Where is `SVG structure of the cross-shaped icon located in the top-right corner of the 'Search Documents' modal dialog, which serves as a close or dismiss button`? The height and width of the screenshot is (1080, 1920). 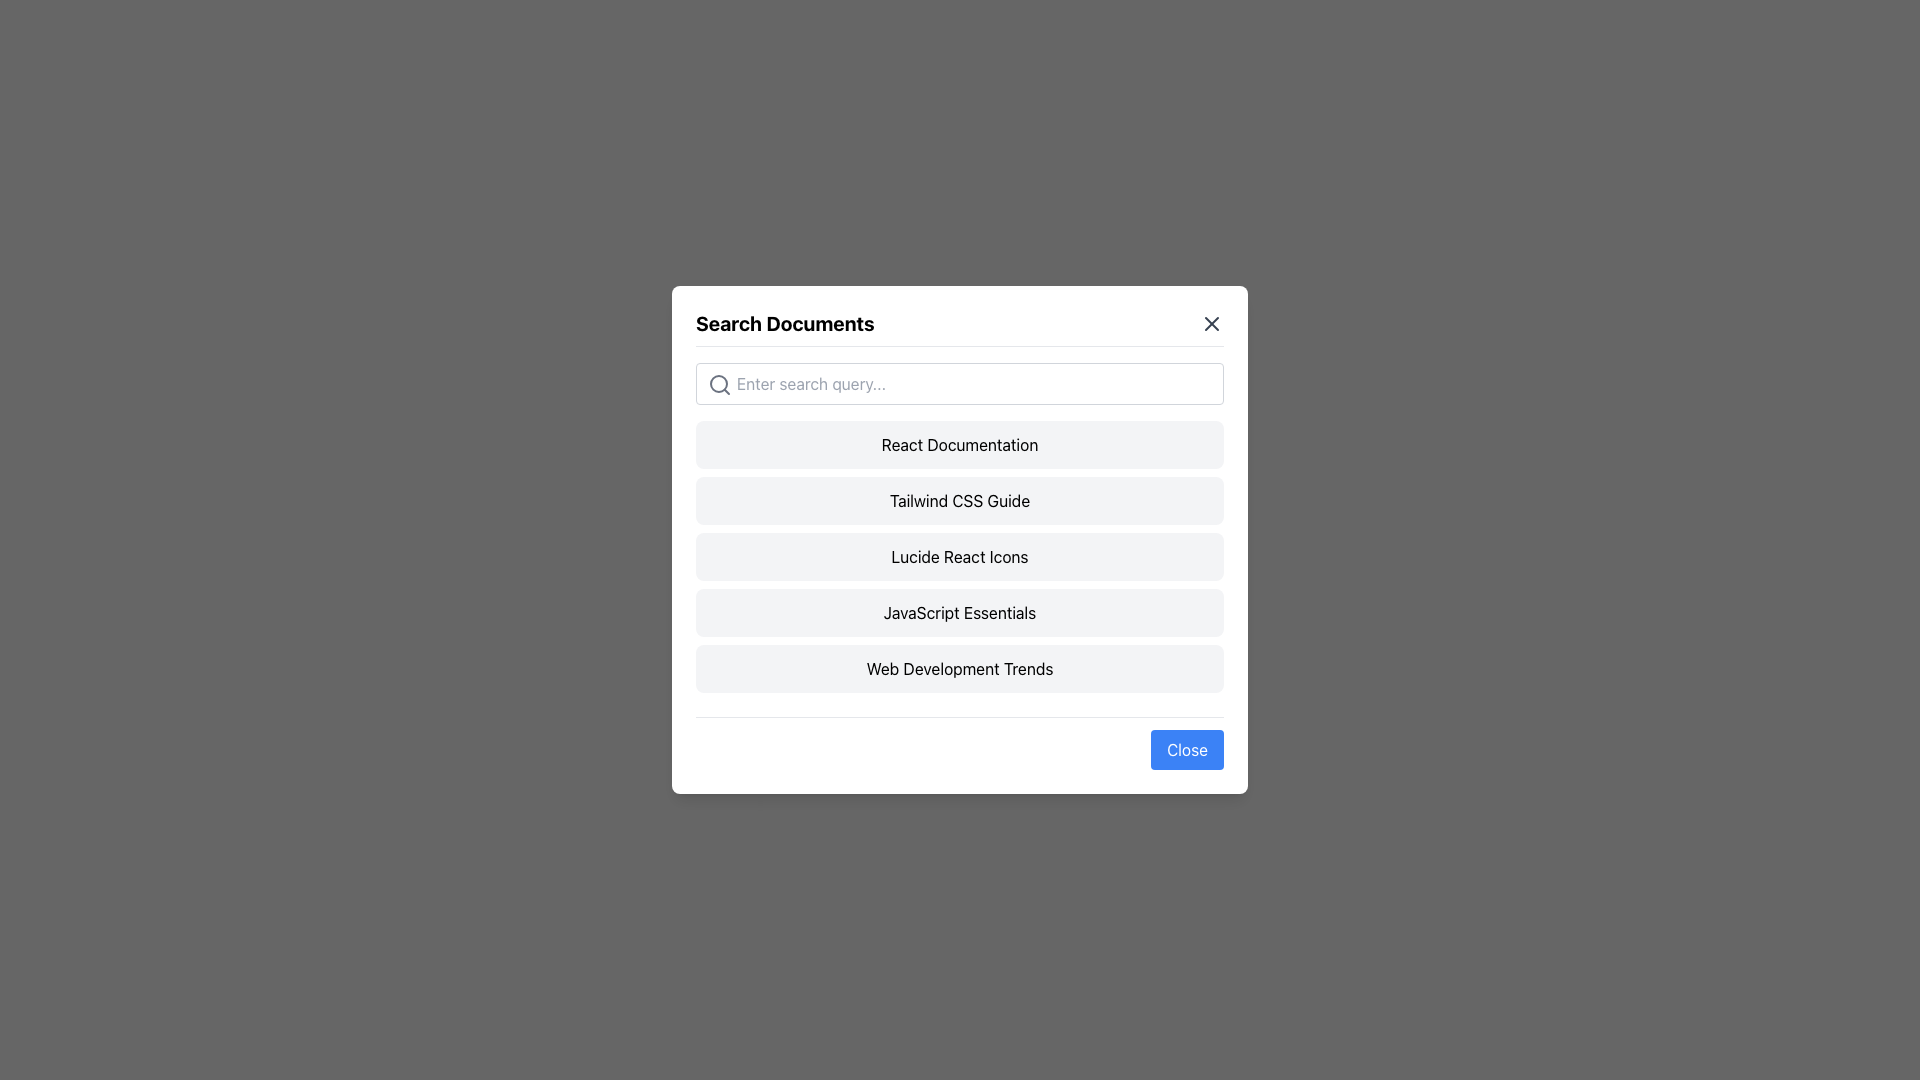 SVG structure of the cross-shaped icon located in the top-right corner of the 'Search Documents' modal dialog, which serves as a close or dismiss button is located at coordinates (1210, 323).